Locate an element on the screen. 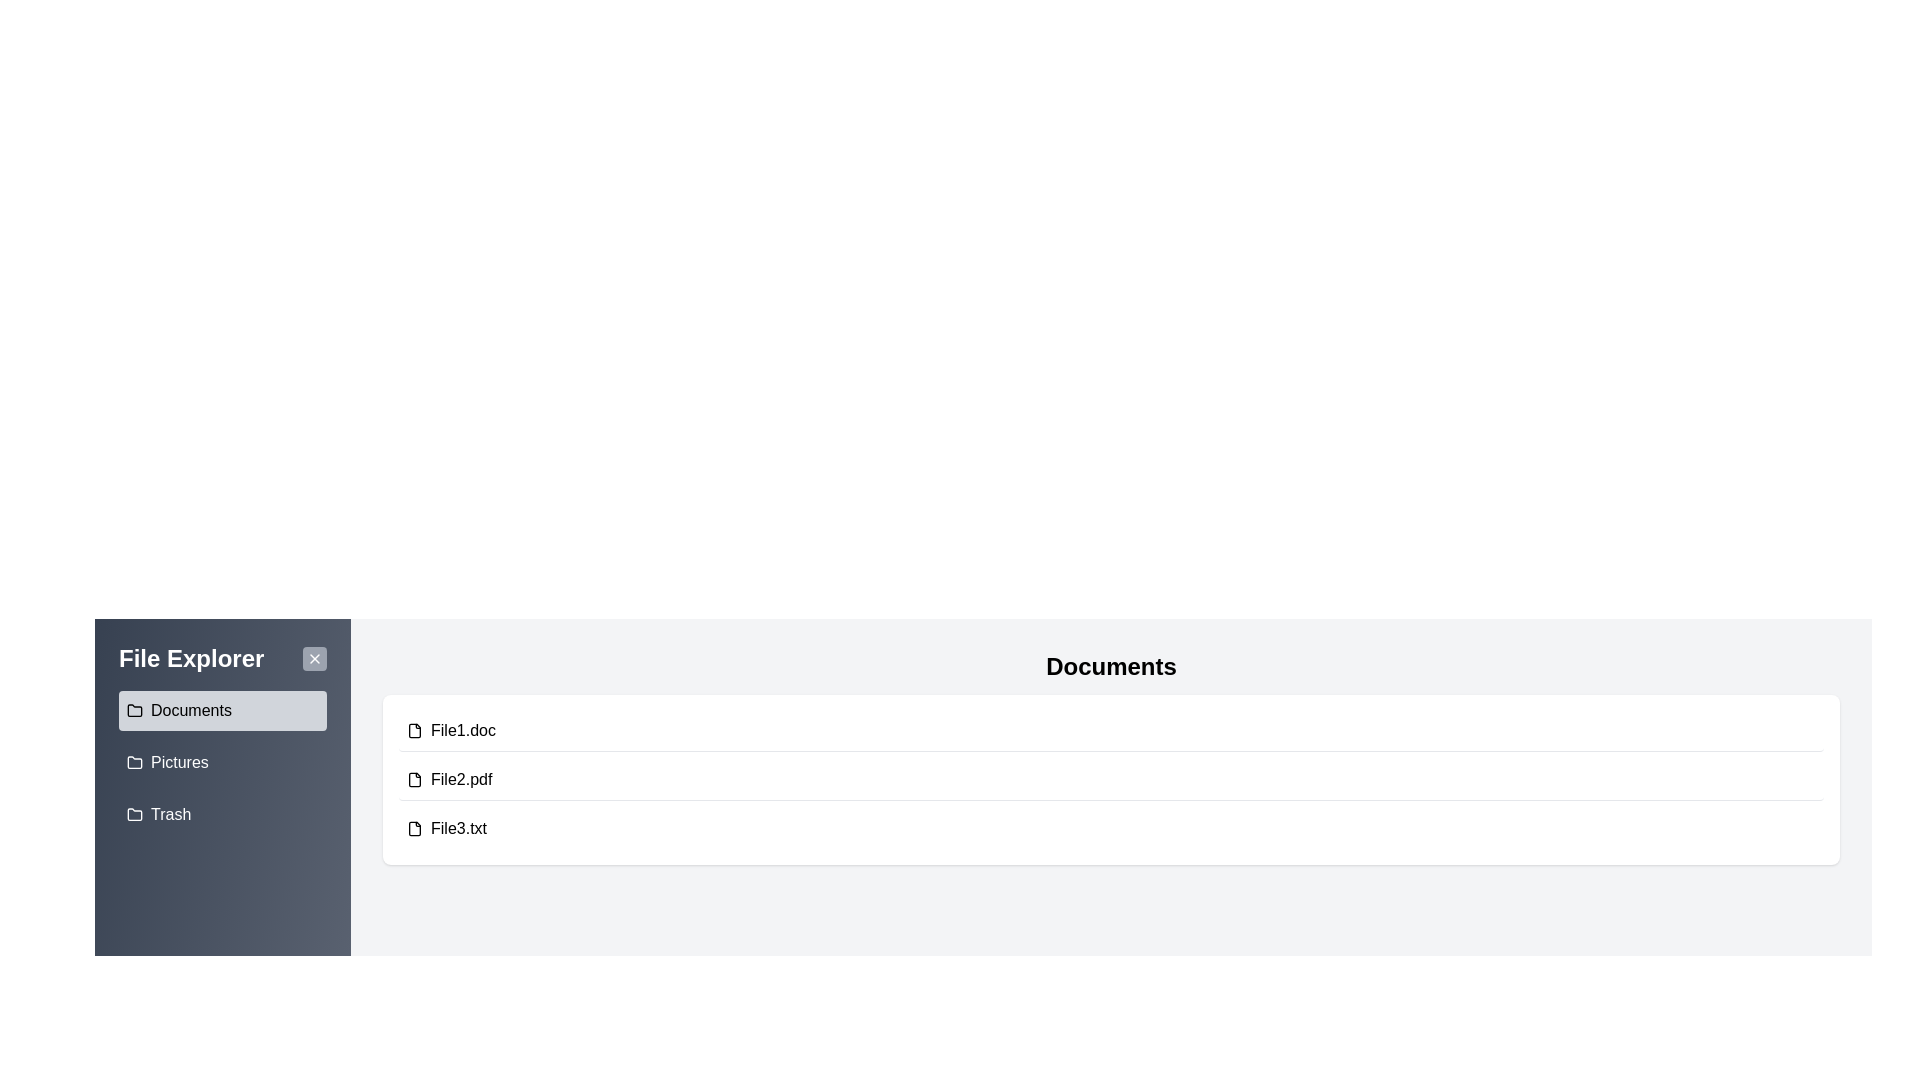 Image resolution: width=1920 pixels, height=1080 pixels. the folder named Documents from the sidebar is located at coordinates (222, 709).